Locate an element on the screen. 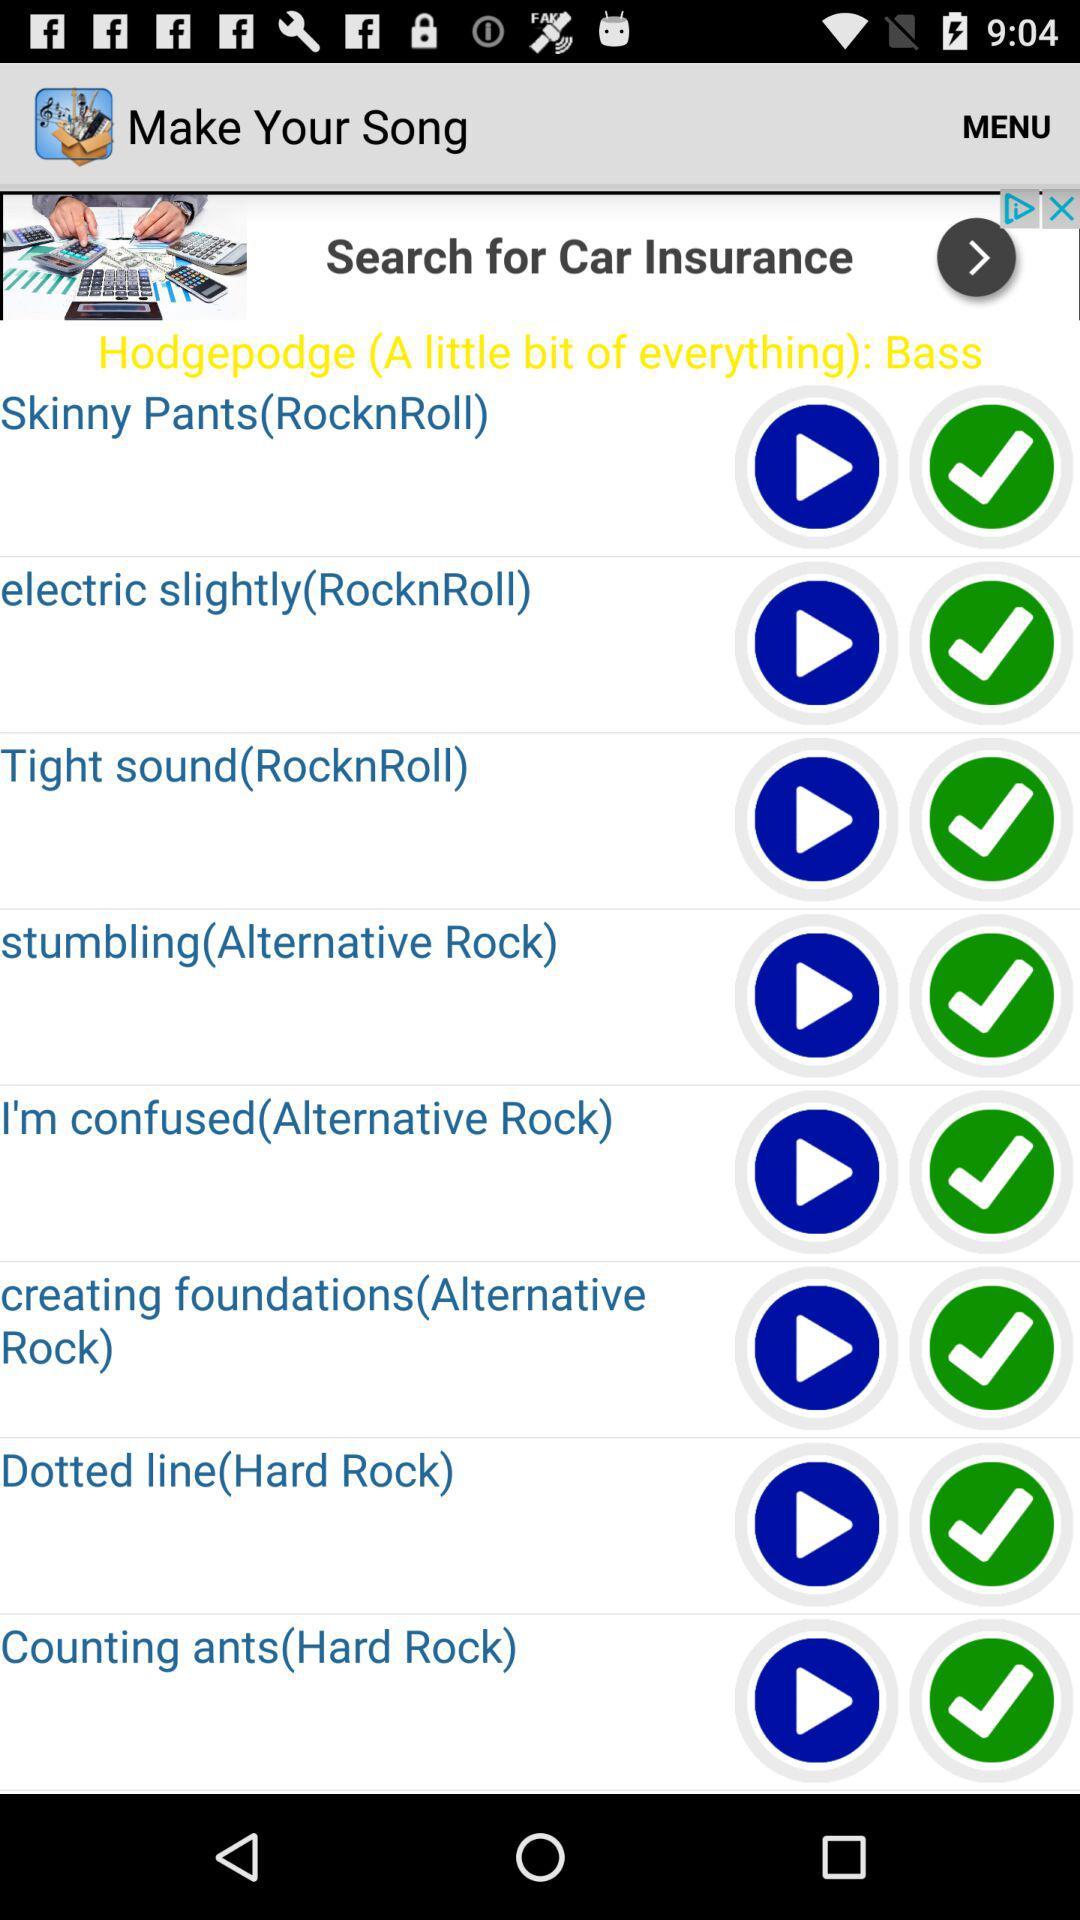  the article is located at coordinates (817, 997).